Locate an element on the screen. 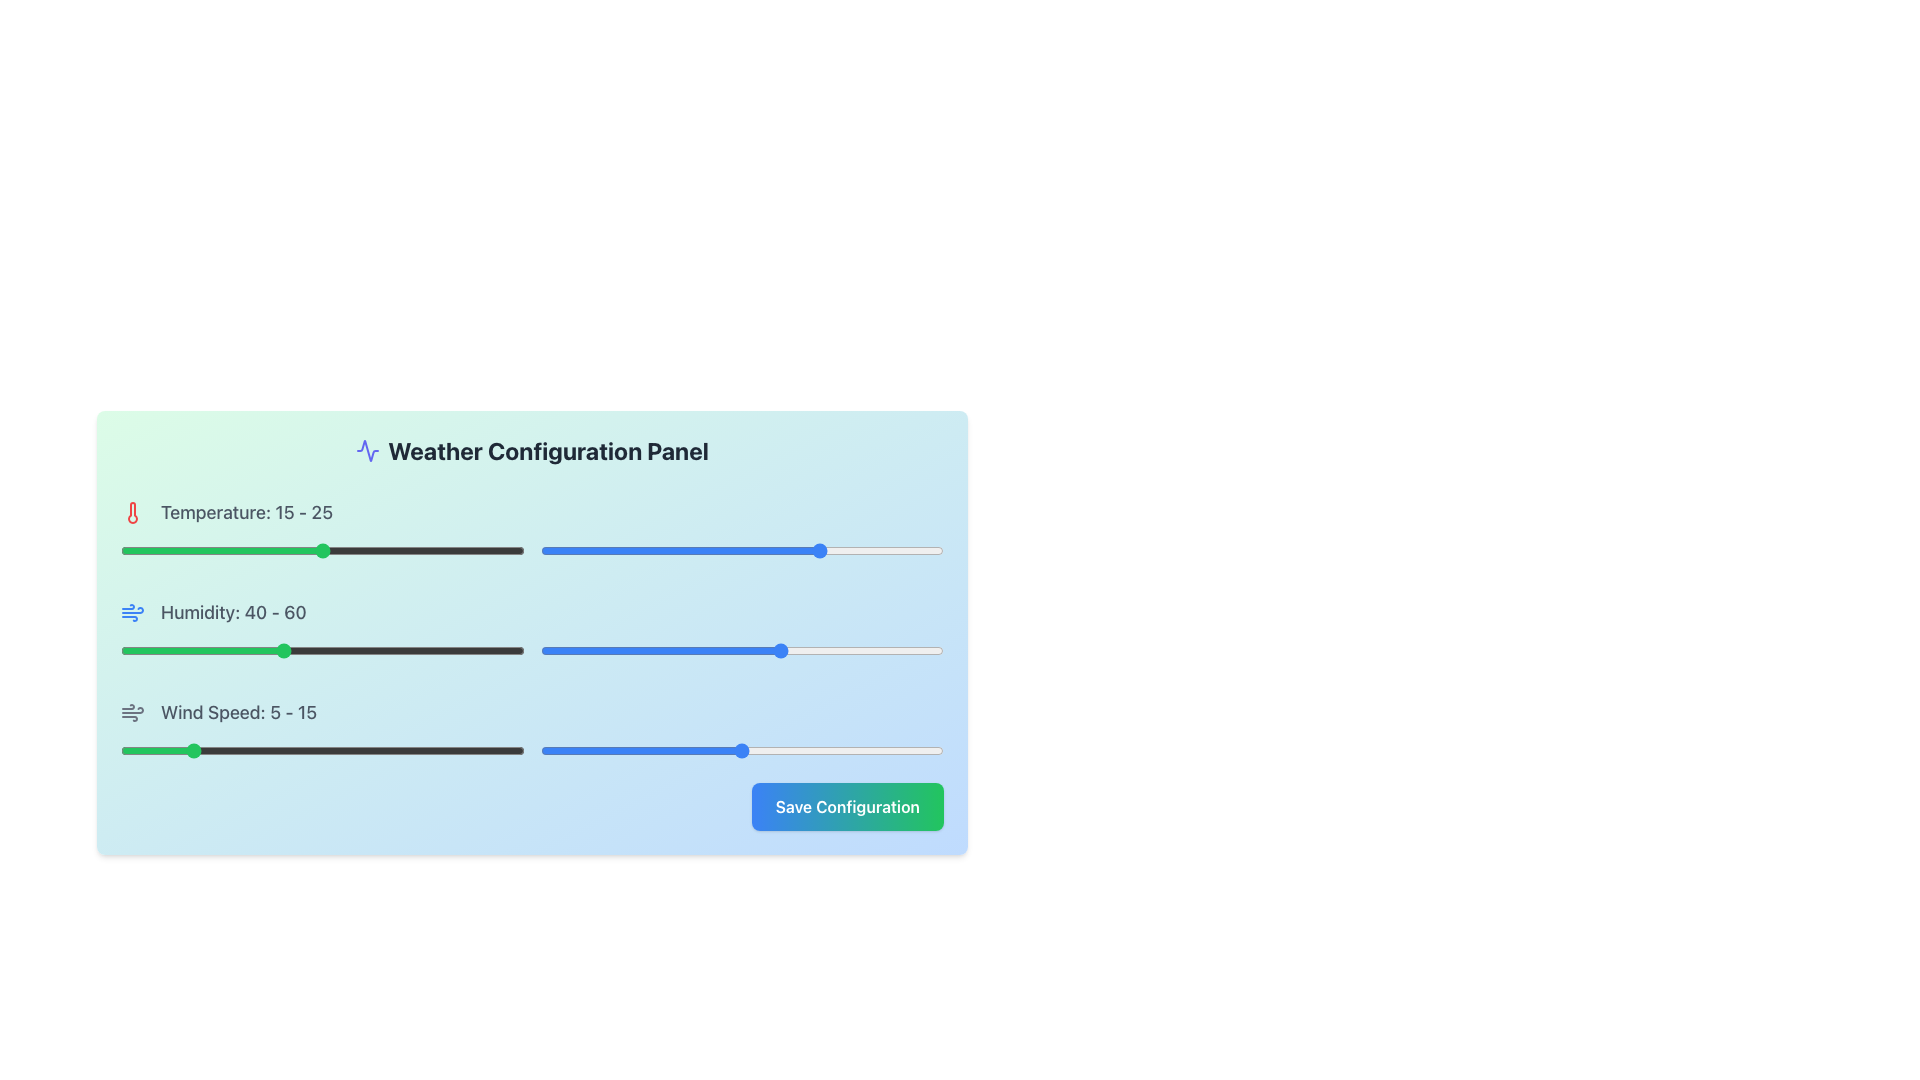 The image size is (1920, 1080). the wind speed is located at coordinates (241, 751).